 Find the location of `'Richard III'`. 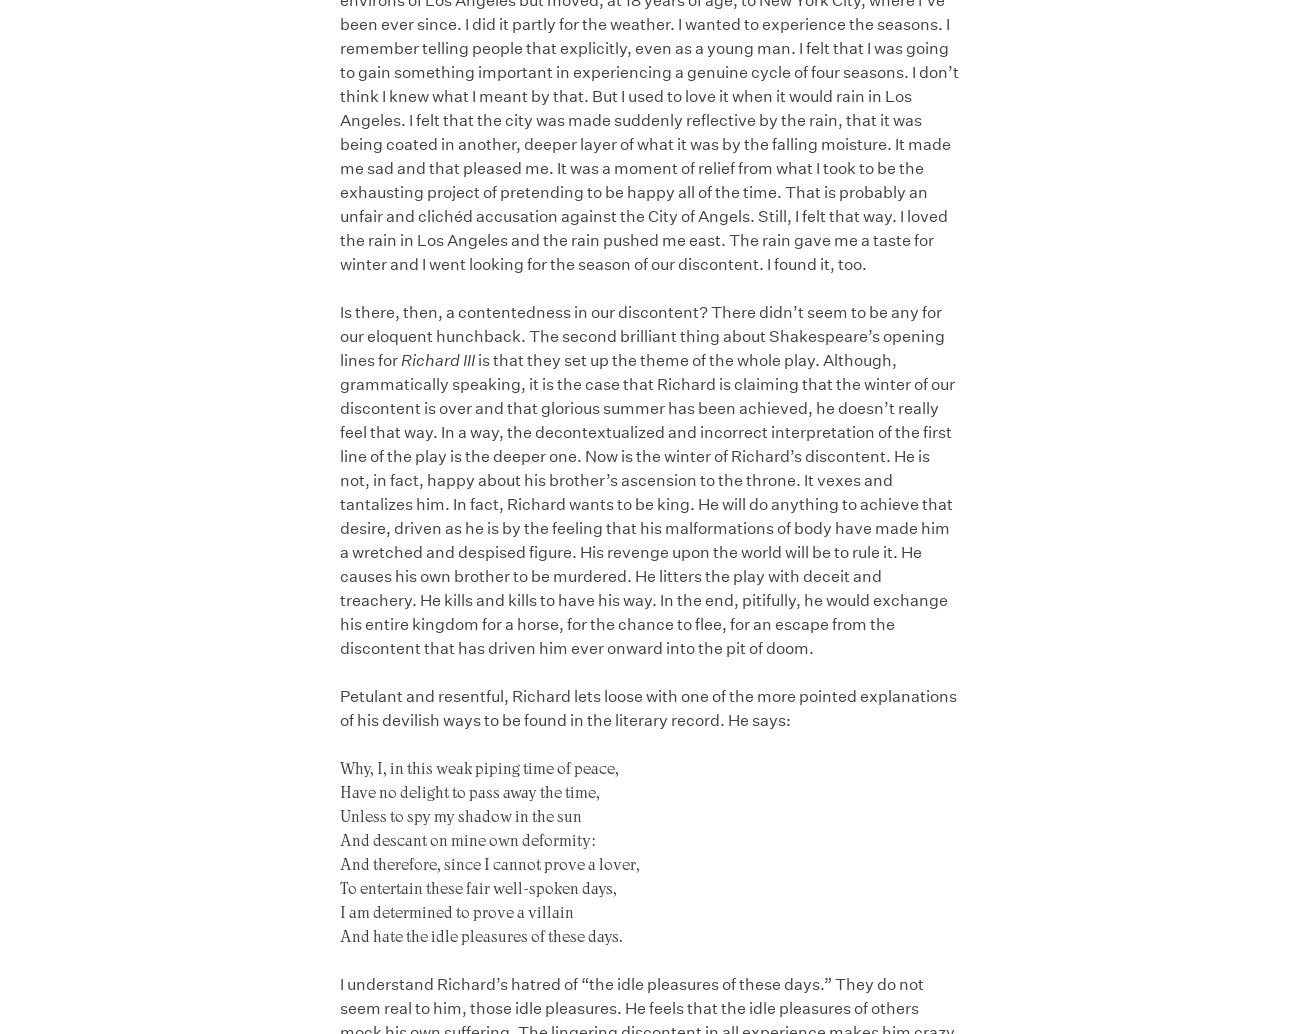

'Richard III' is located at coordinates (436, 358).